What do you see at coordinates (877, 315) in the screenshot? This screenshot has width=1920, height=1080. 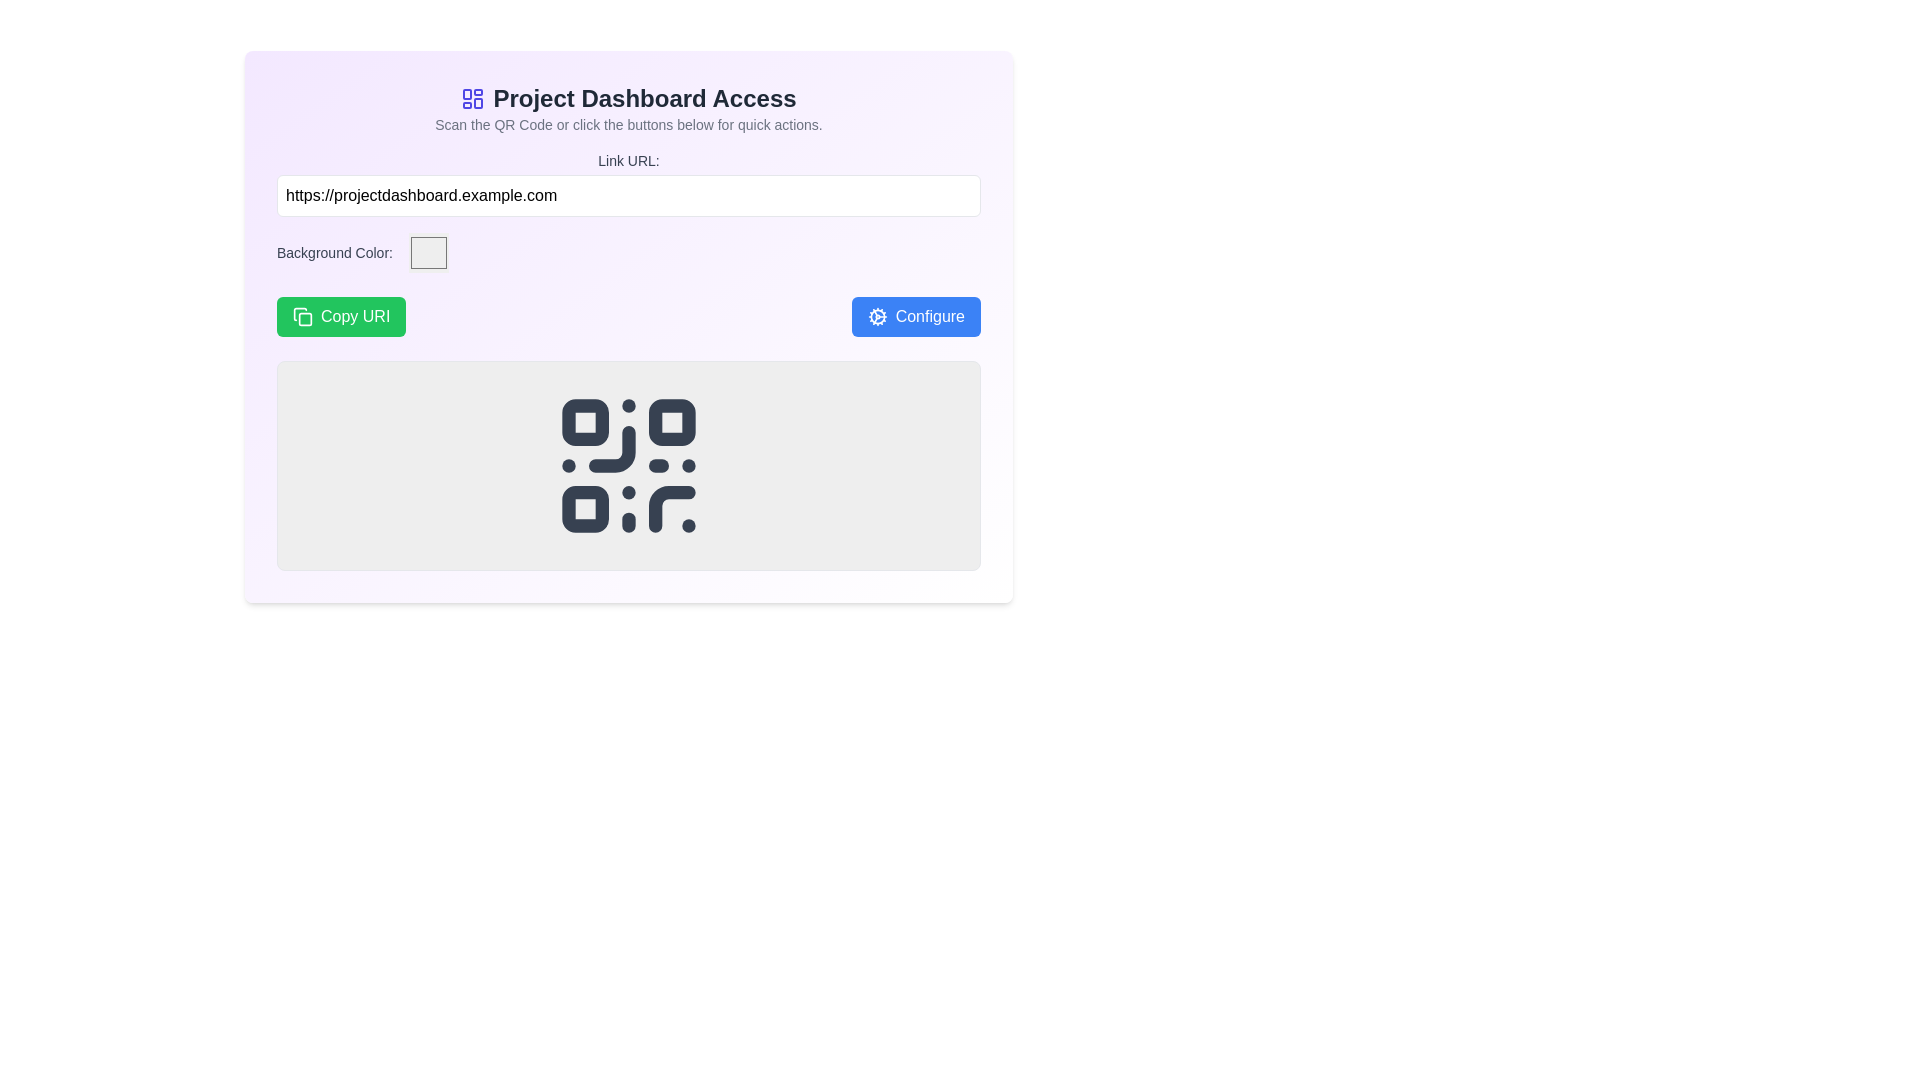 I see `the icon located to the left of the text label within the 'Configure' button in the upper-right portion of the interface` at bounding box center [877, 315].